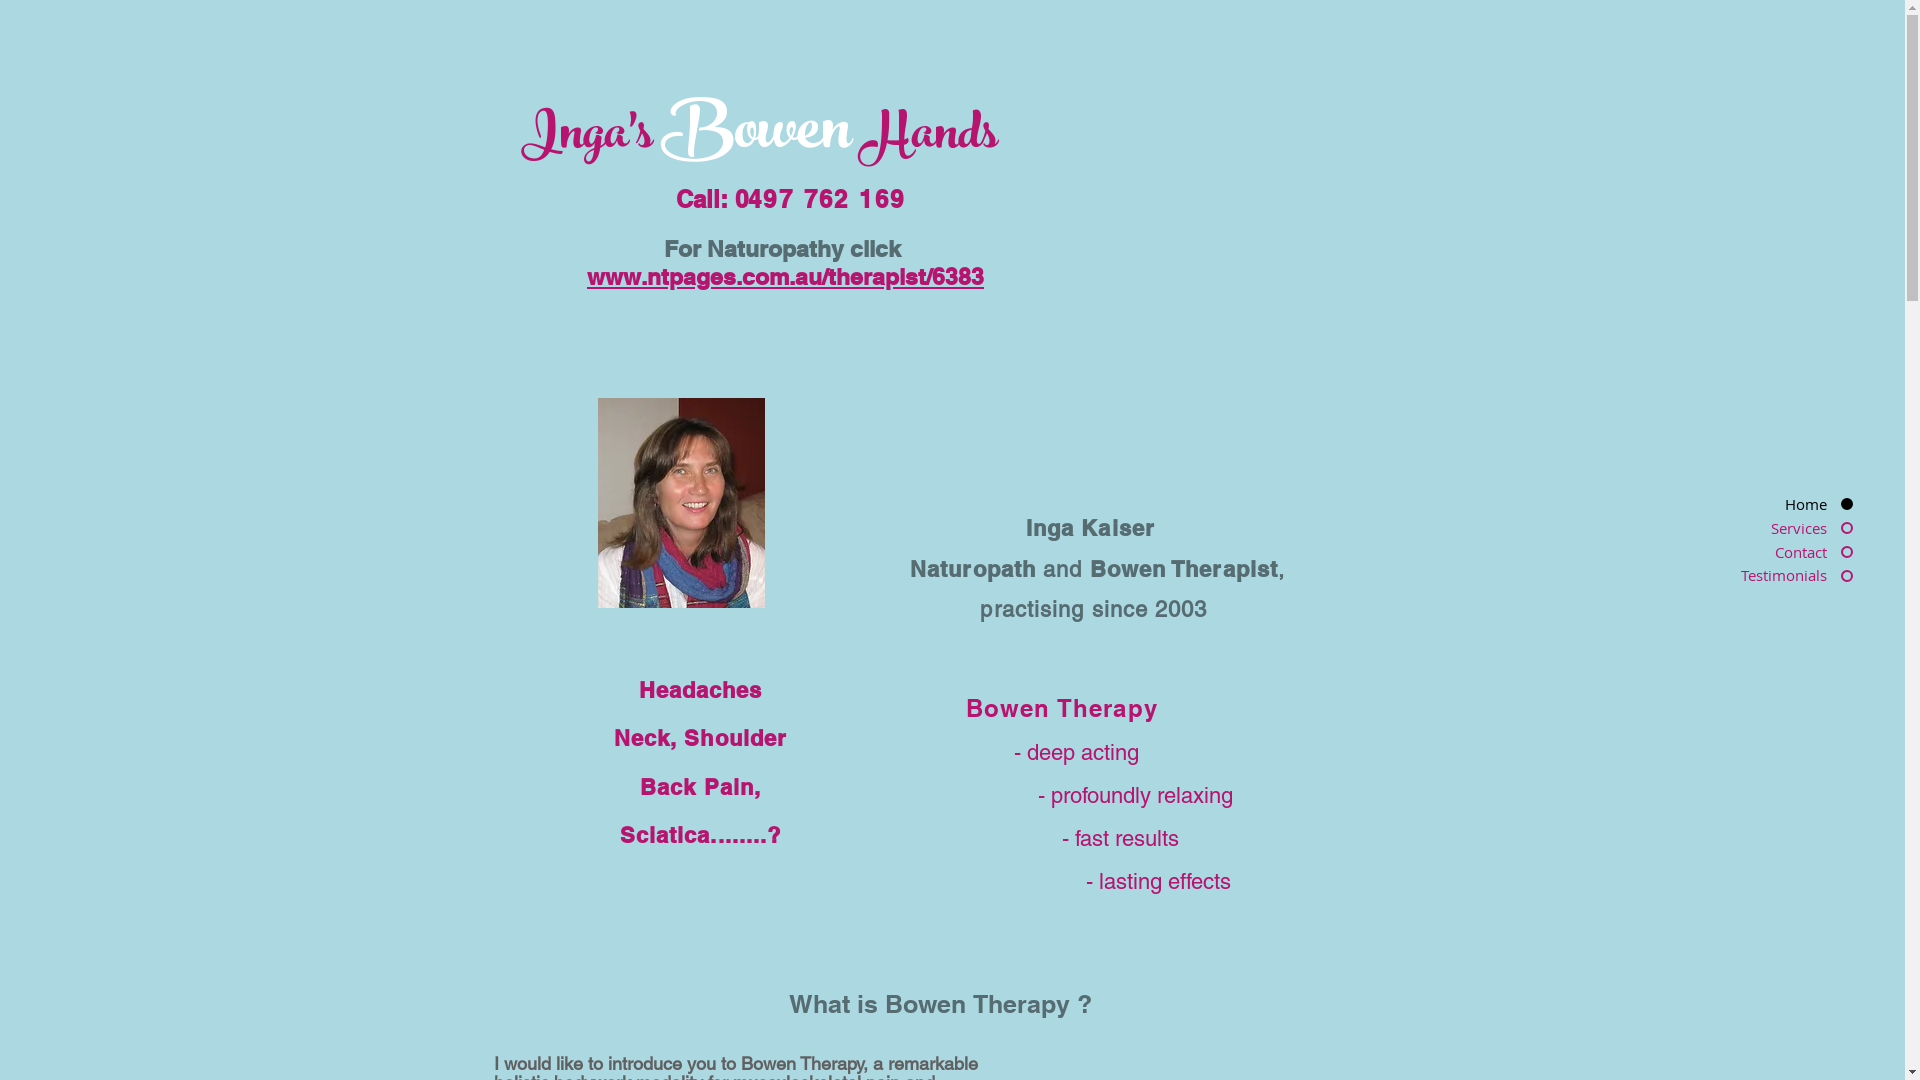 This screenshot has height=1080, width=1920. Describe the element at coordinates (1771, 552) in the screenshot. I see `'Contact'` at that location.